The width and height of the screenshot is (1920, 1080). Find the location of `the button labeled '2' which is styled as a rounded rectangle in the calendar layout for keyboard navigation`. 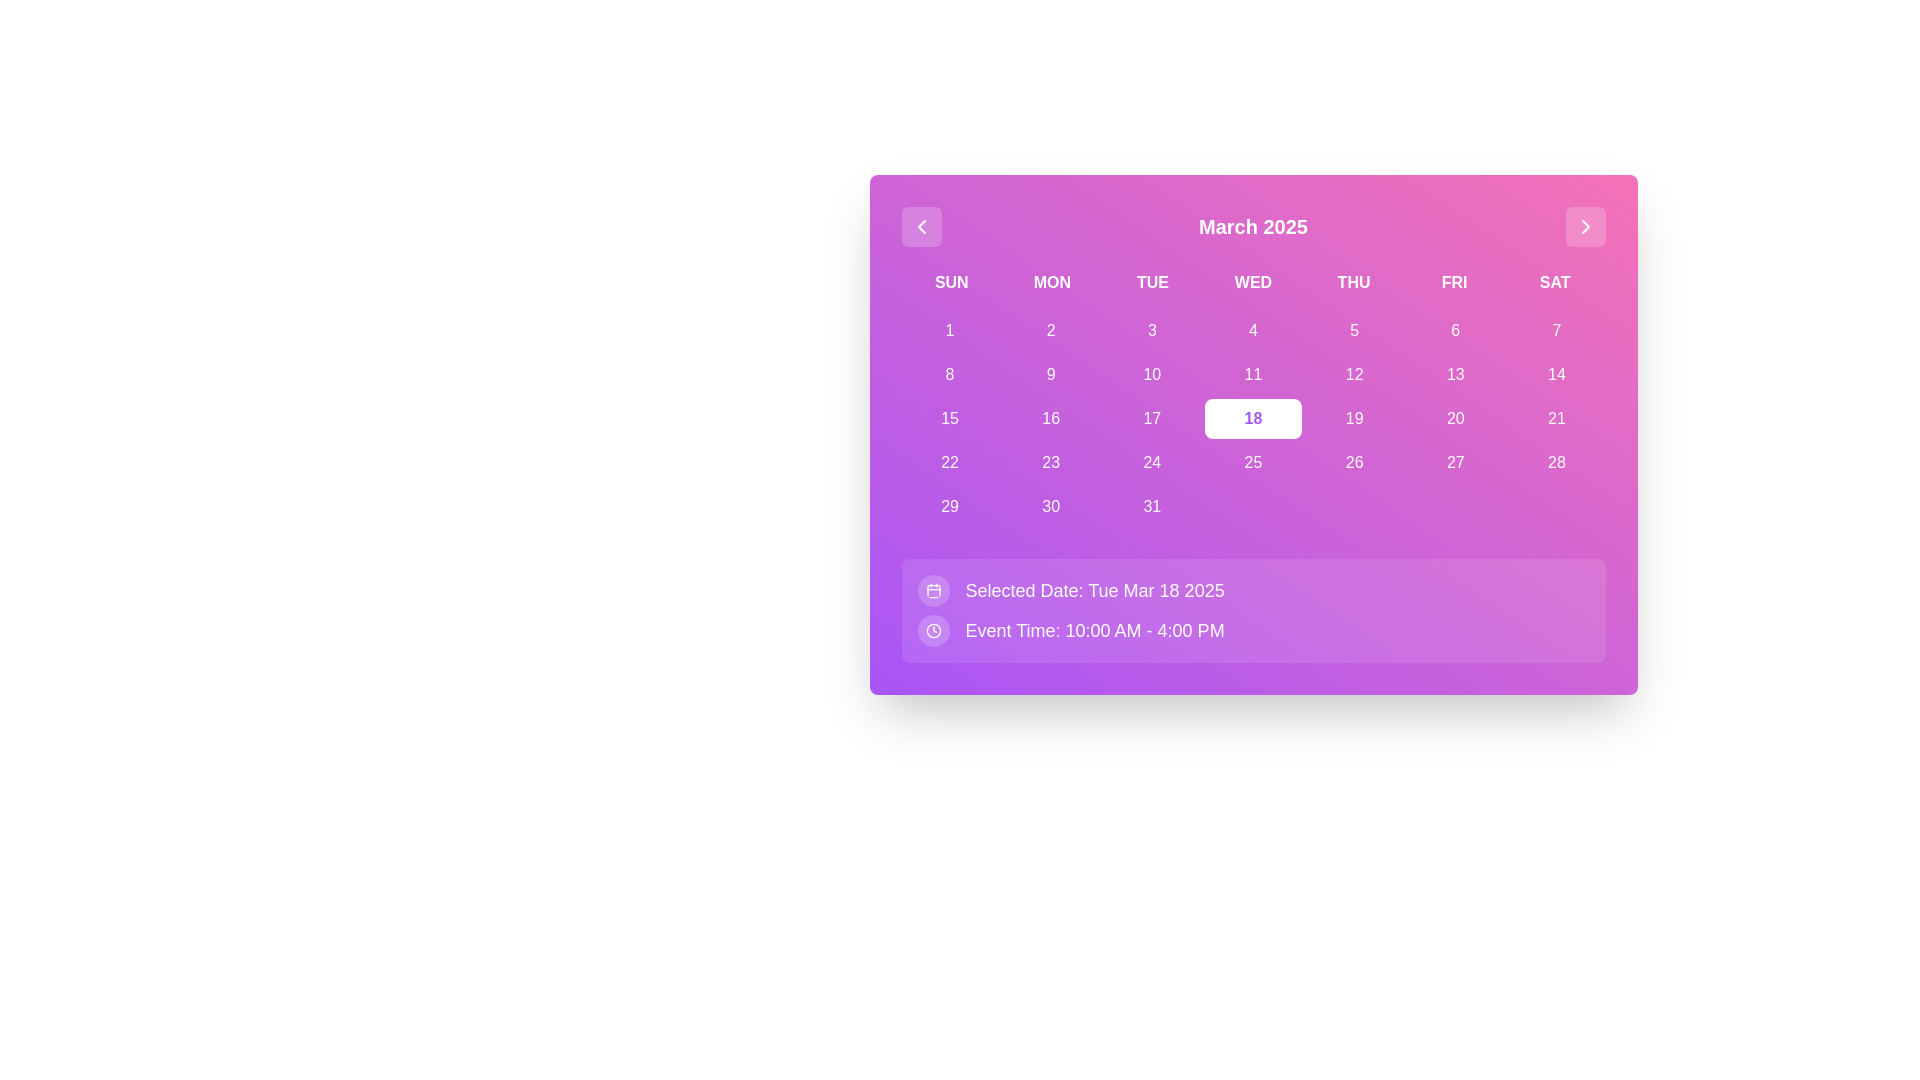

the button labeled '2' which is styled as a rounded rectangle in the calendar layout for keyboard navigation is located at coordinates (1050, 330).